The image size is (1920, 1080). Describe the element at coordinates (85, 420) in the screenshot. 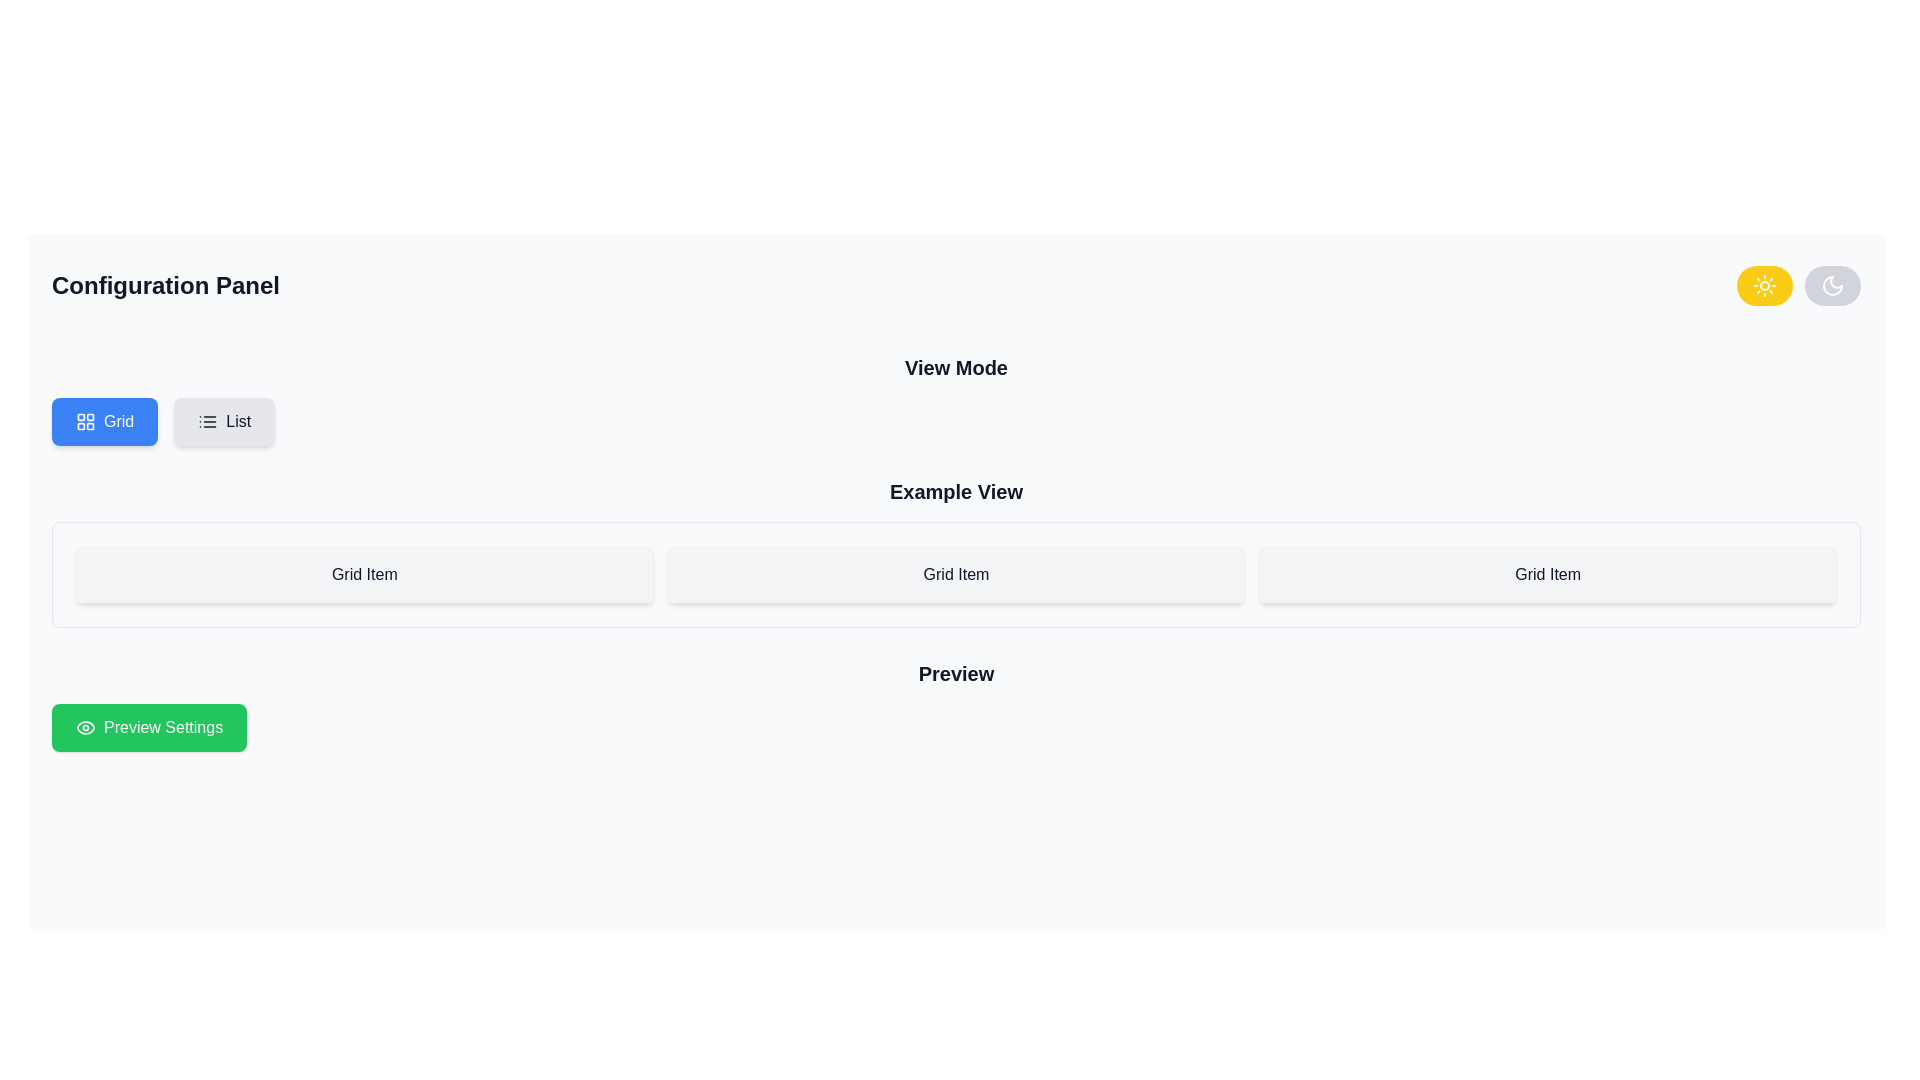

I see `the 'Grid' icon which visually represents the grid mode selection in the interface` at that location.